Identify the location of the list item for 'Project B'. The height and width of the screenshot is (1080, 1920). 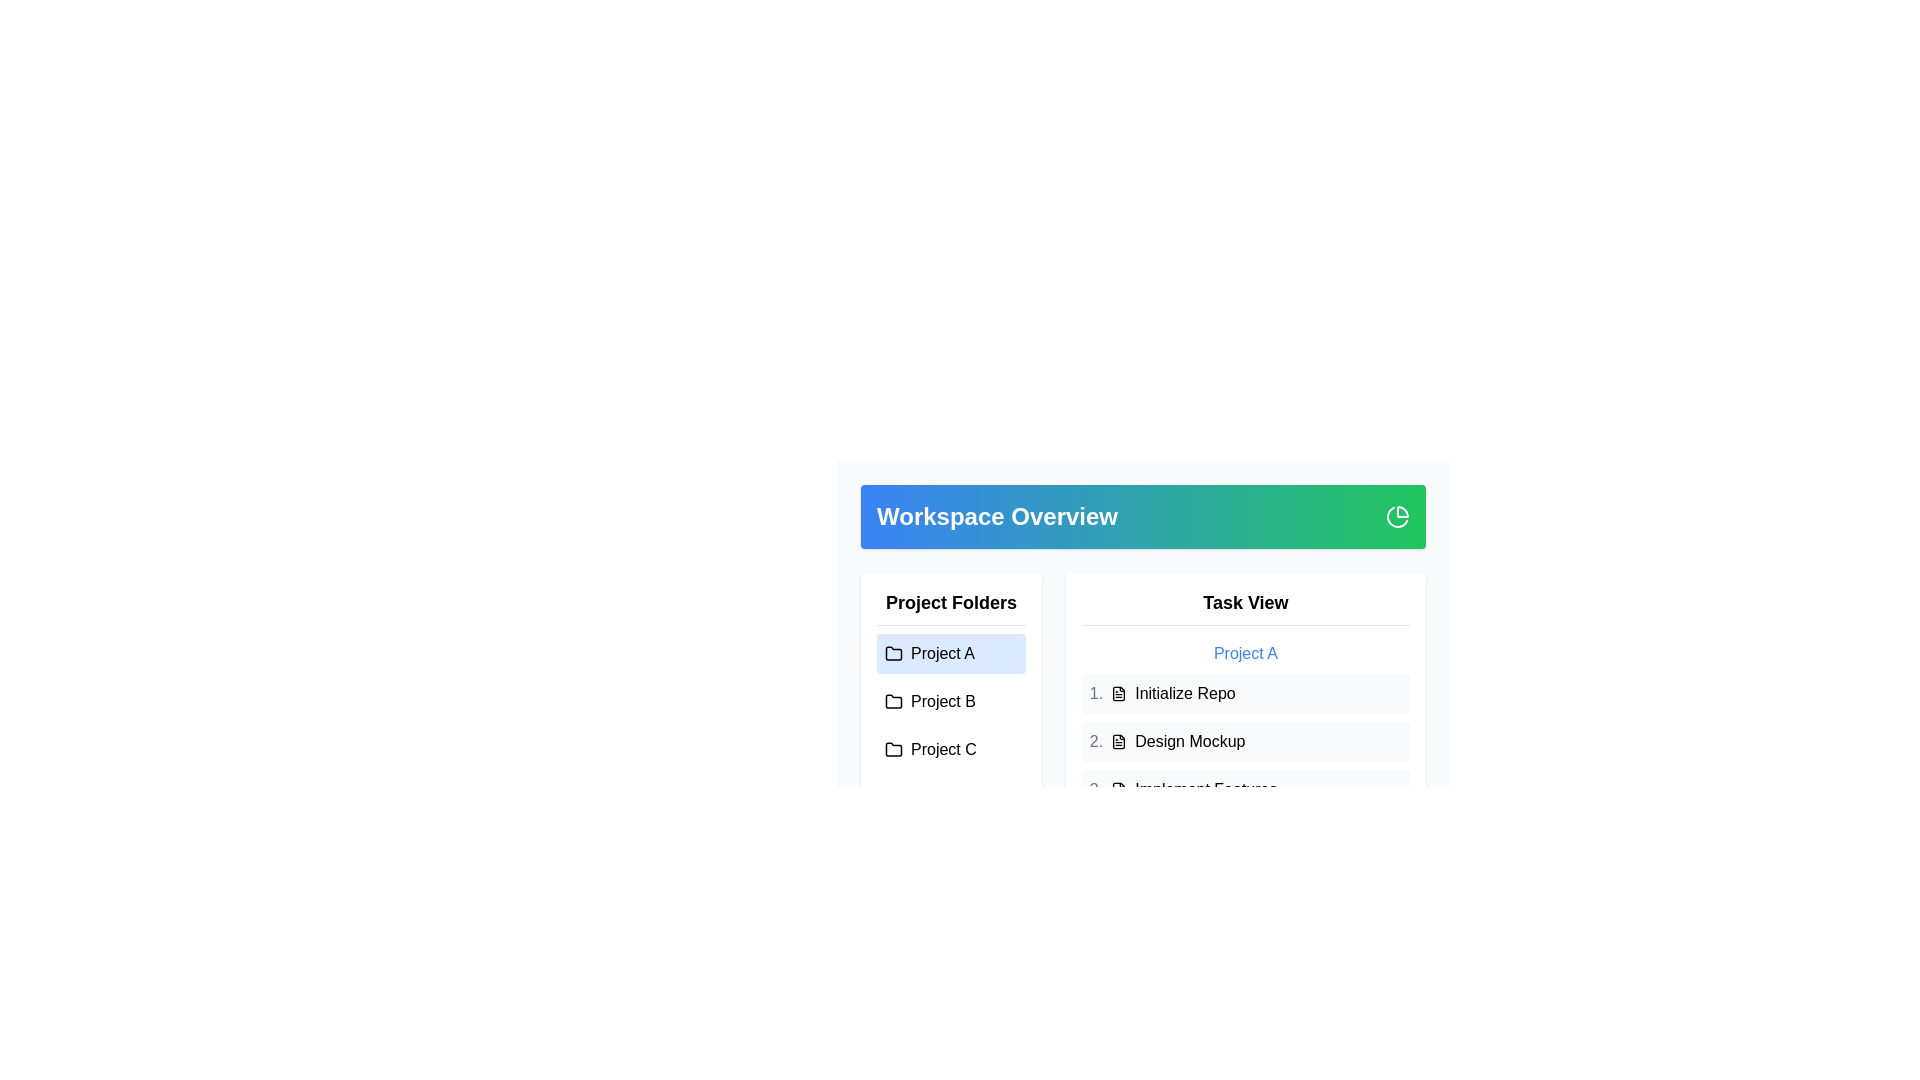
(950, 701).